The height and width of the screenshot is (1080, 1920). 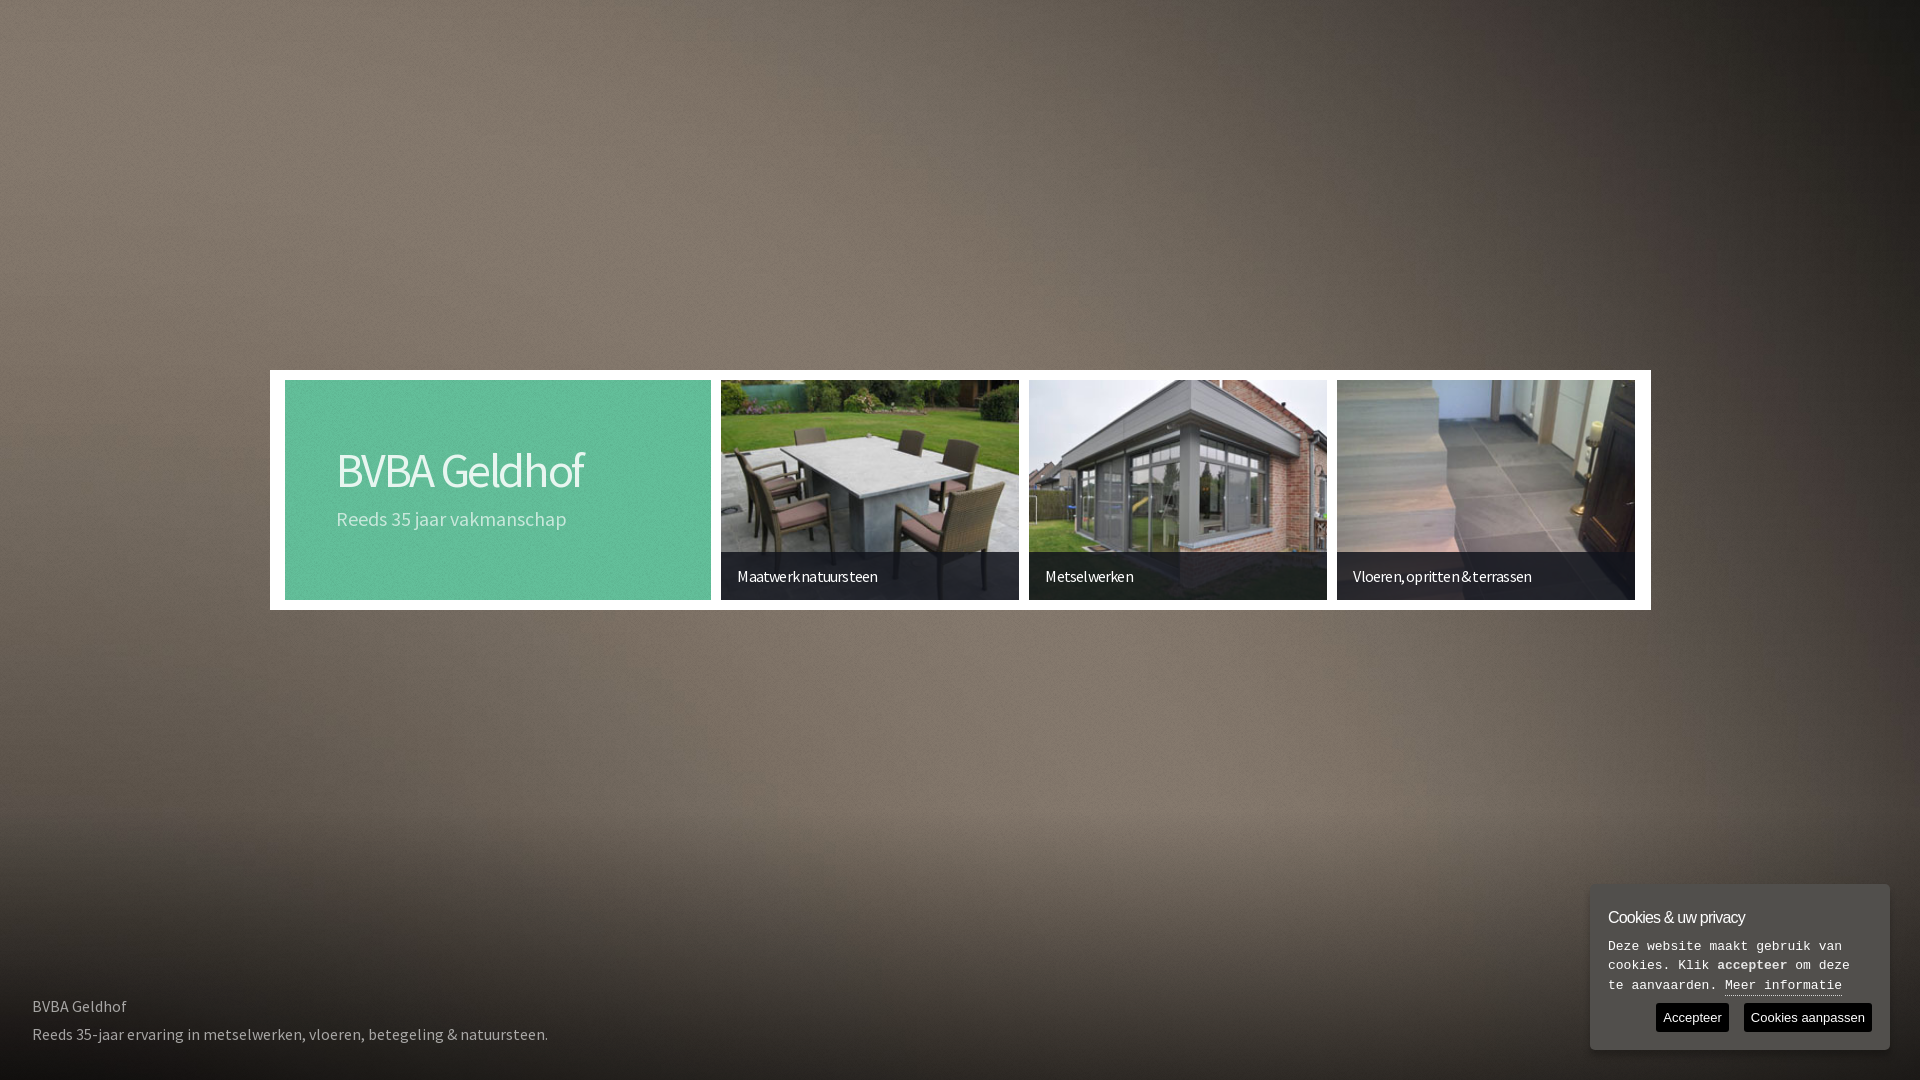 What do you see at coordinates (1843, 1033) in the screenshot?
I see `'digital roads'` at bounding box center [1843, 1033].